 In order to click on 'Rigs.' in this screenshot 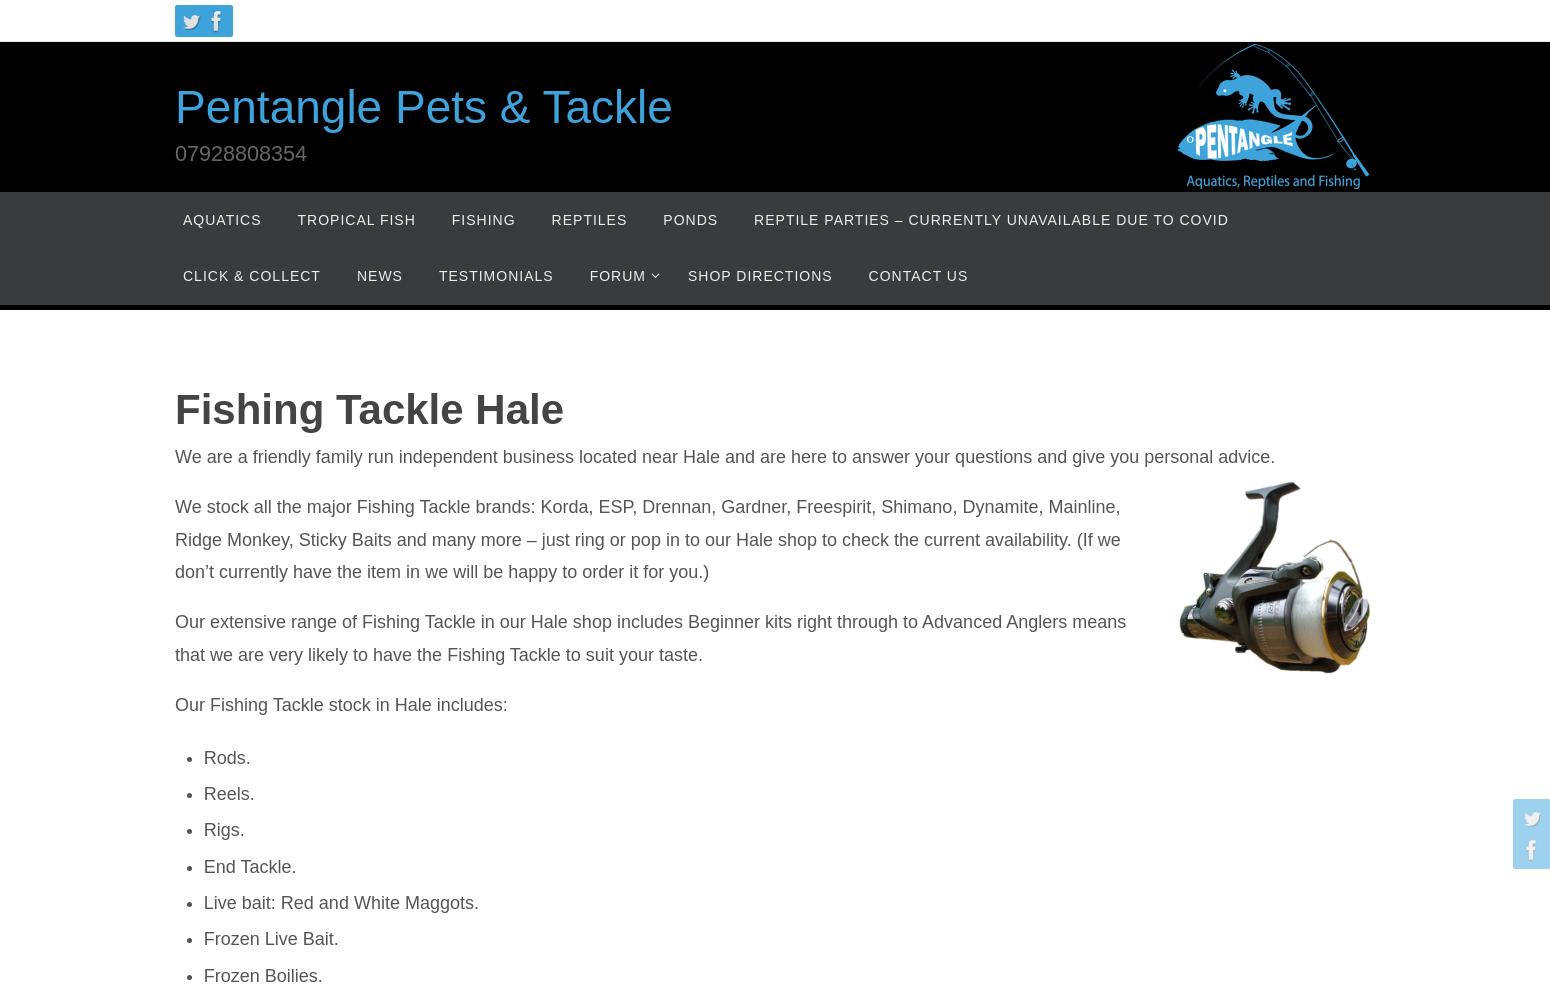, I will do `click(222, 829)`.